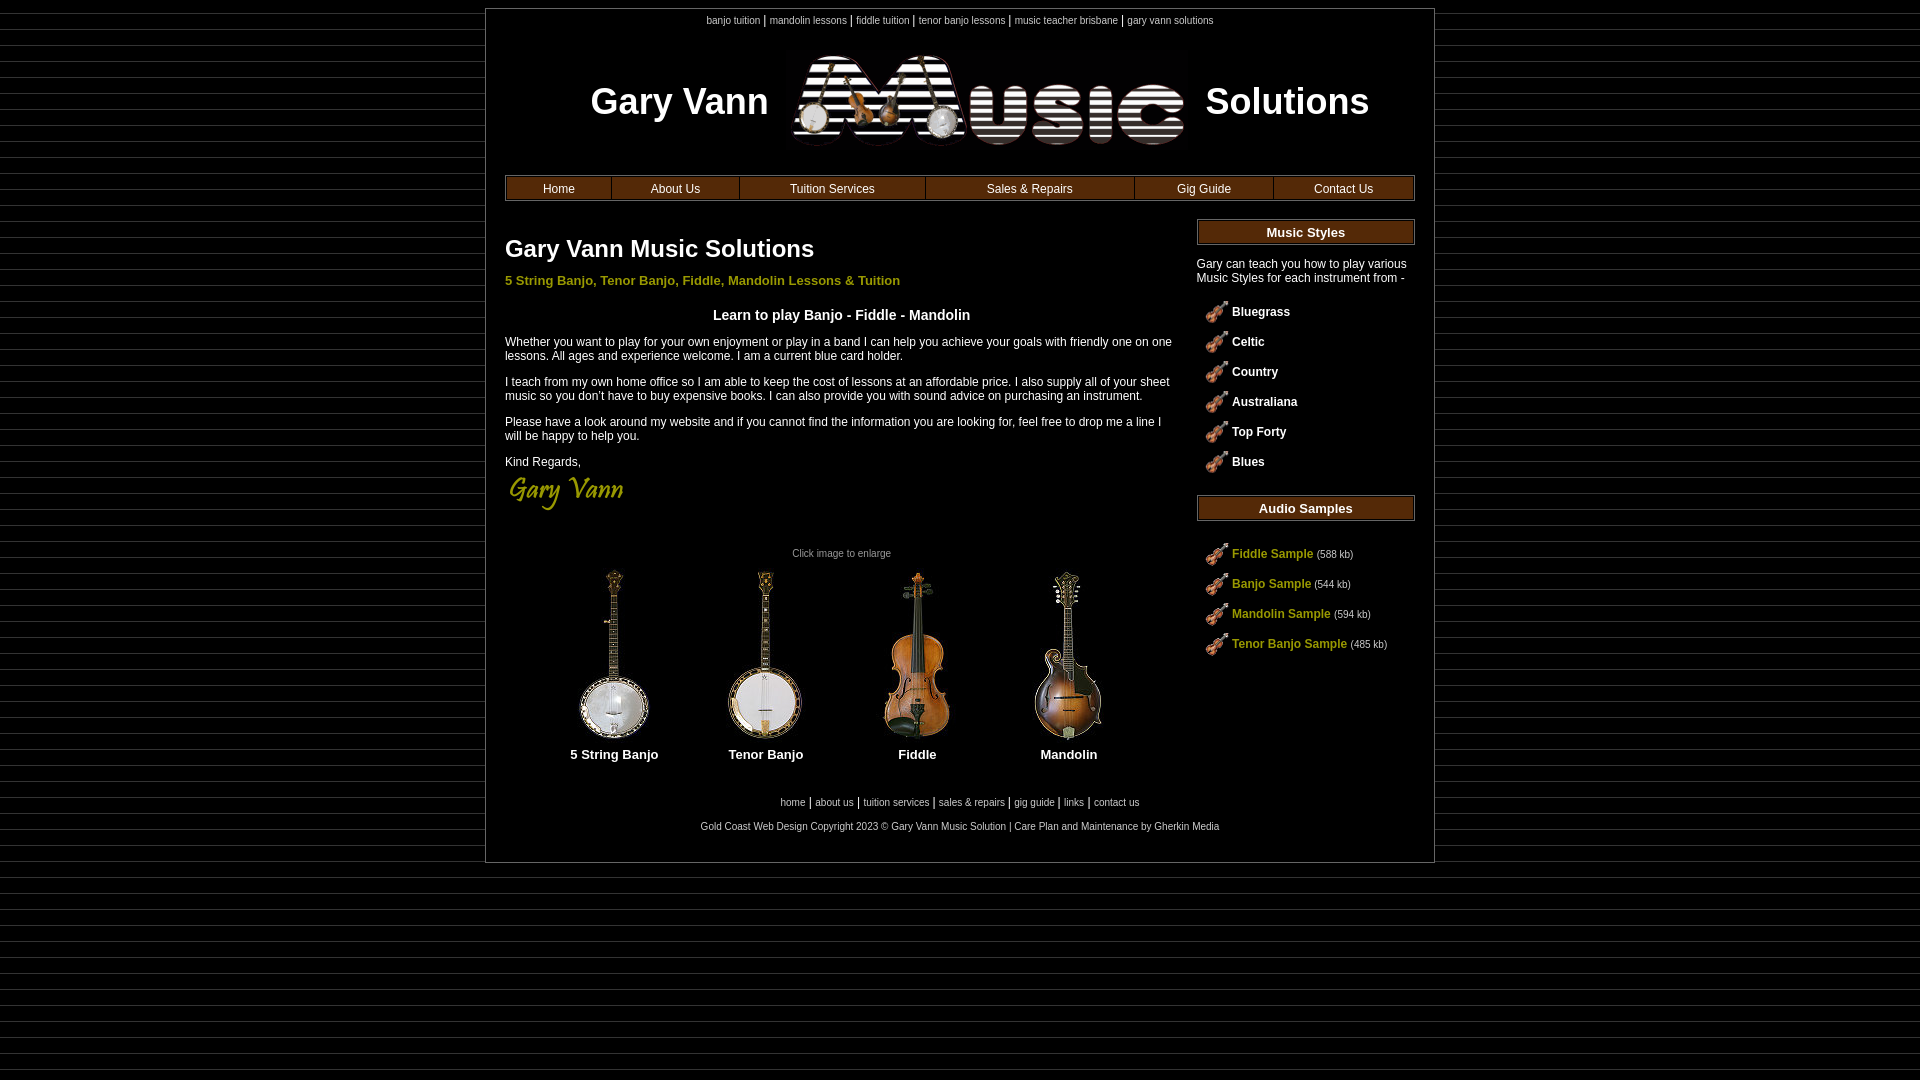 This screenshot has height=1080, width=1920. I want to click on 'fiddle tuition', so click(882, 20).